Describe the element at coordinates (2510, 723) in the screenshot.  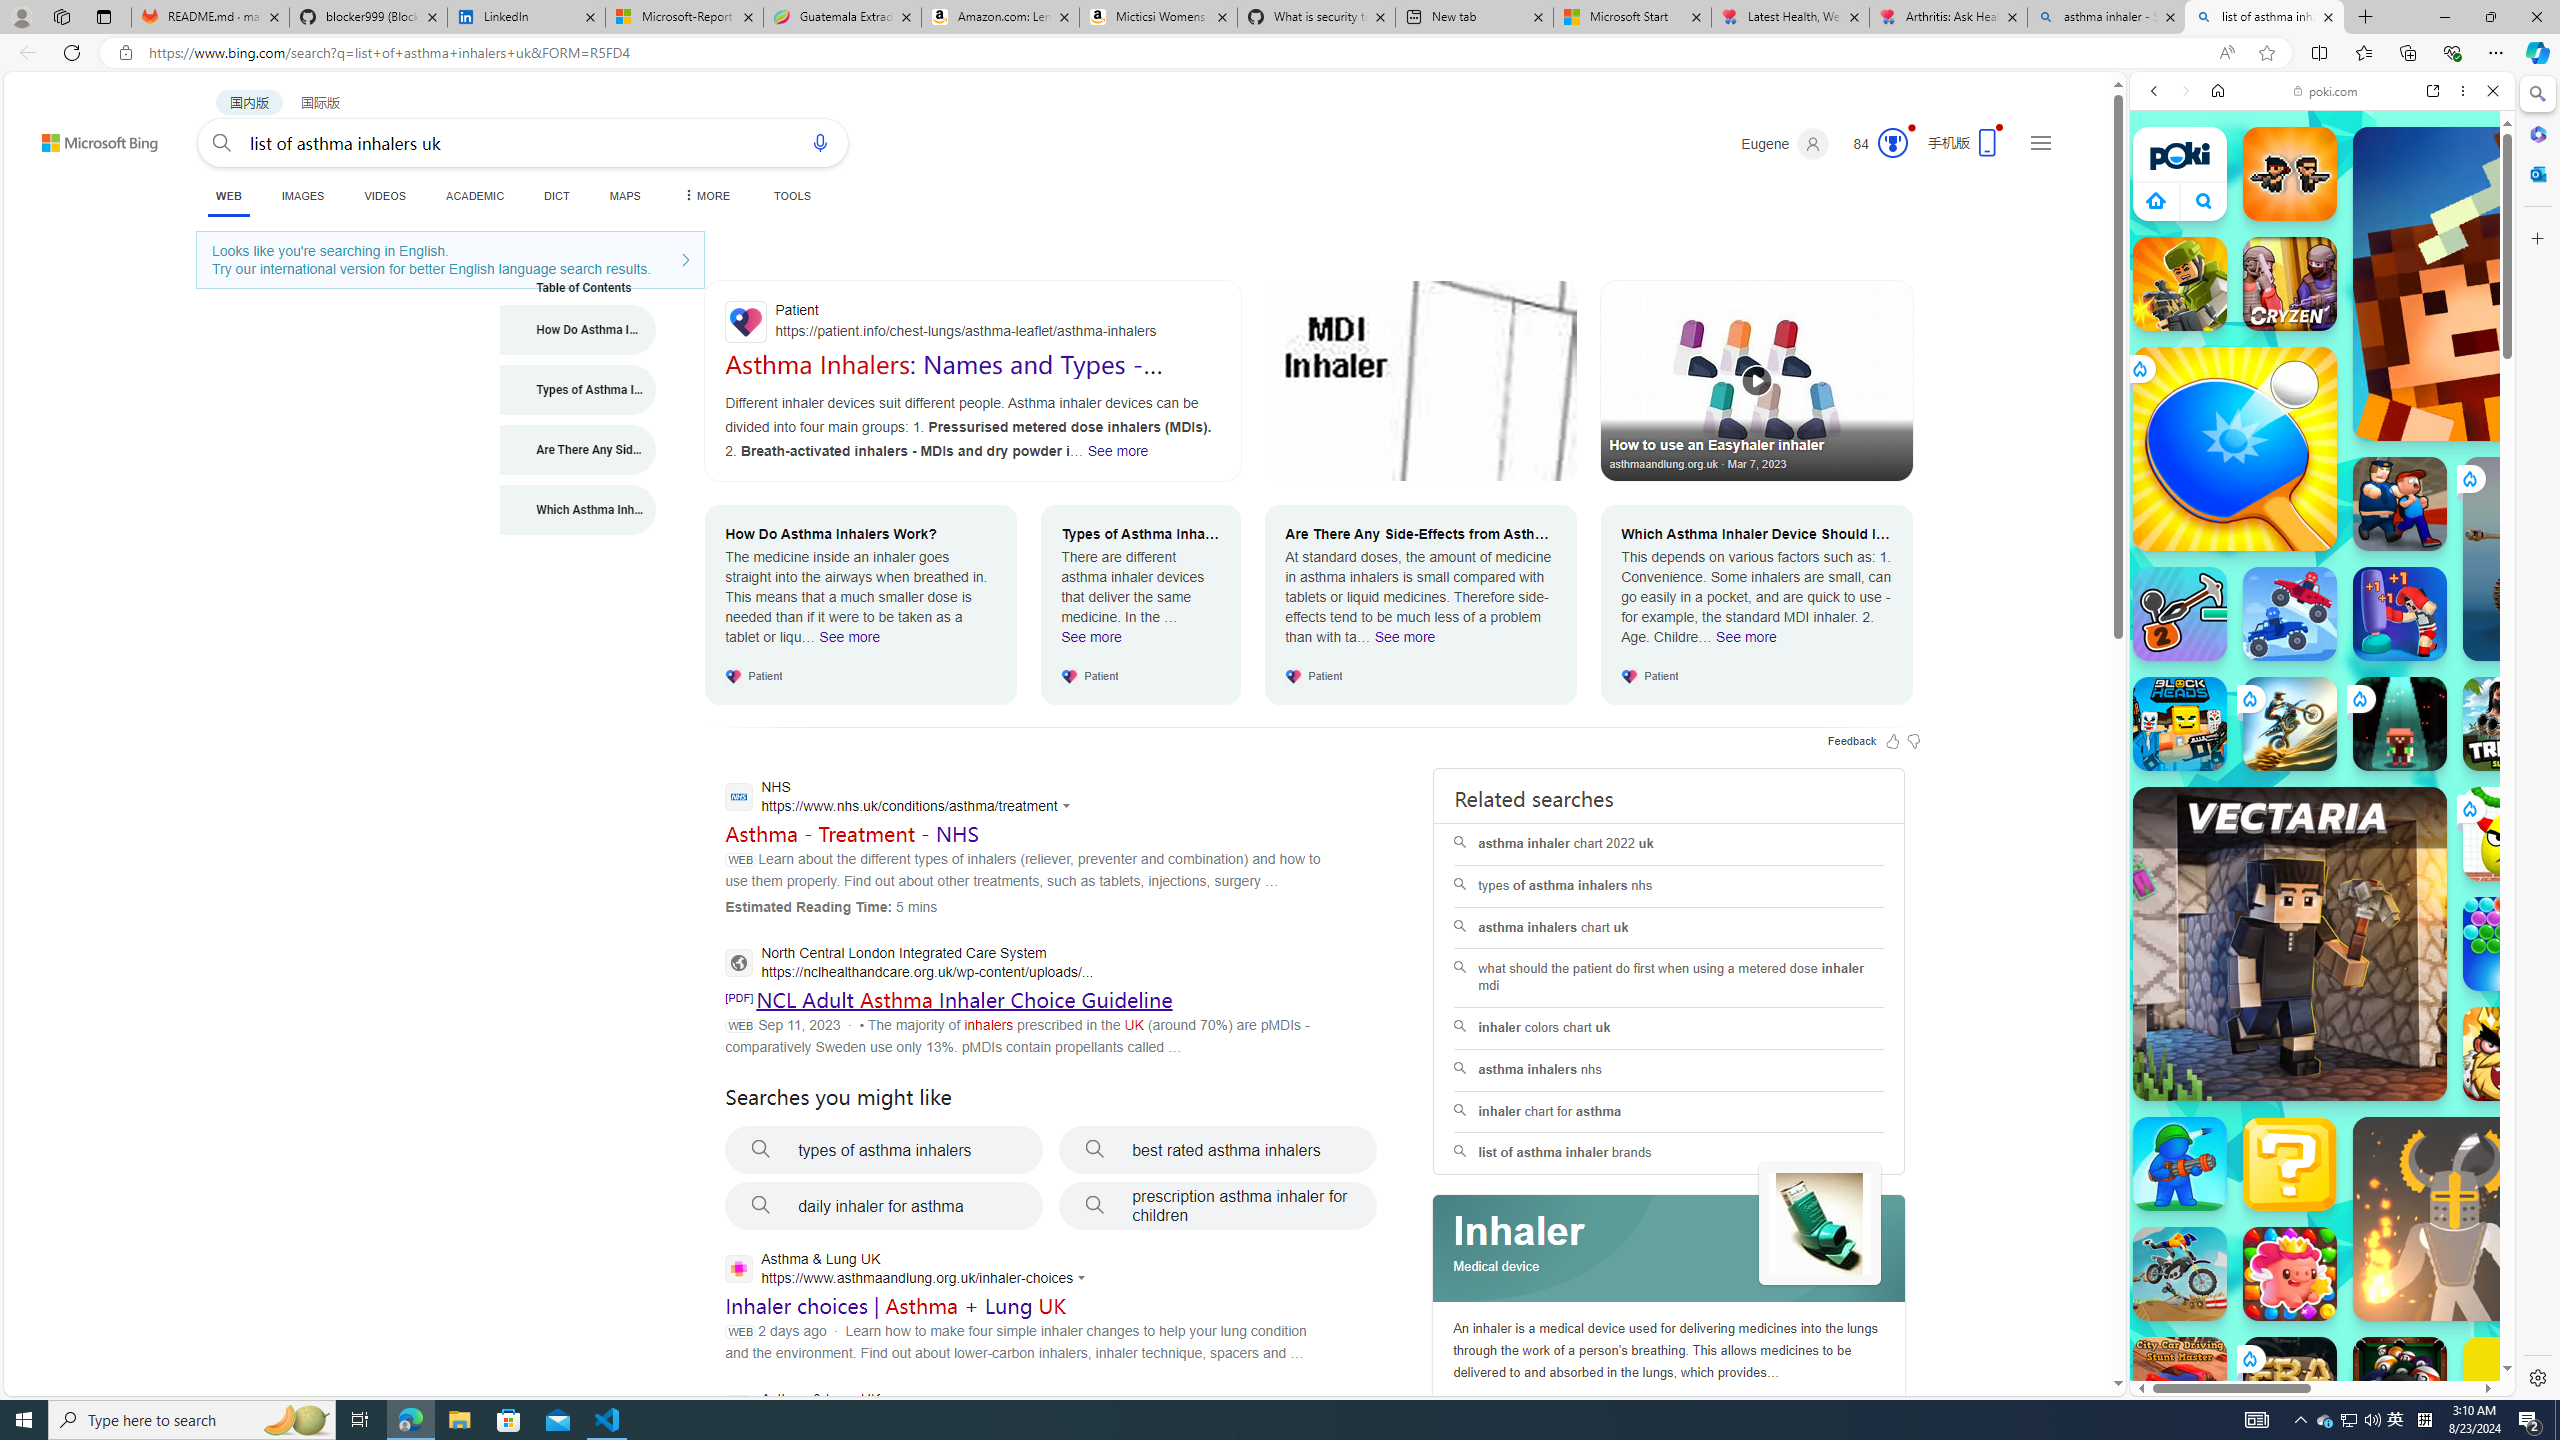
I see `'Tribals.io Tribals.io'` at that location.